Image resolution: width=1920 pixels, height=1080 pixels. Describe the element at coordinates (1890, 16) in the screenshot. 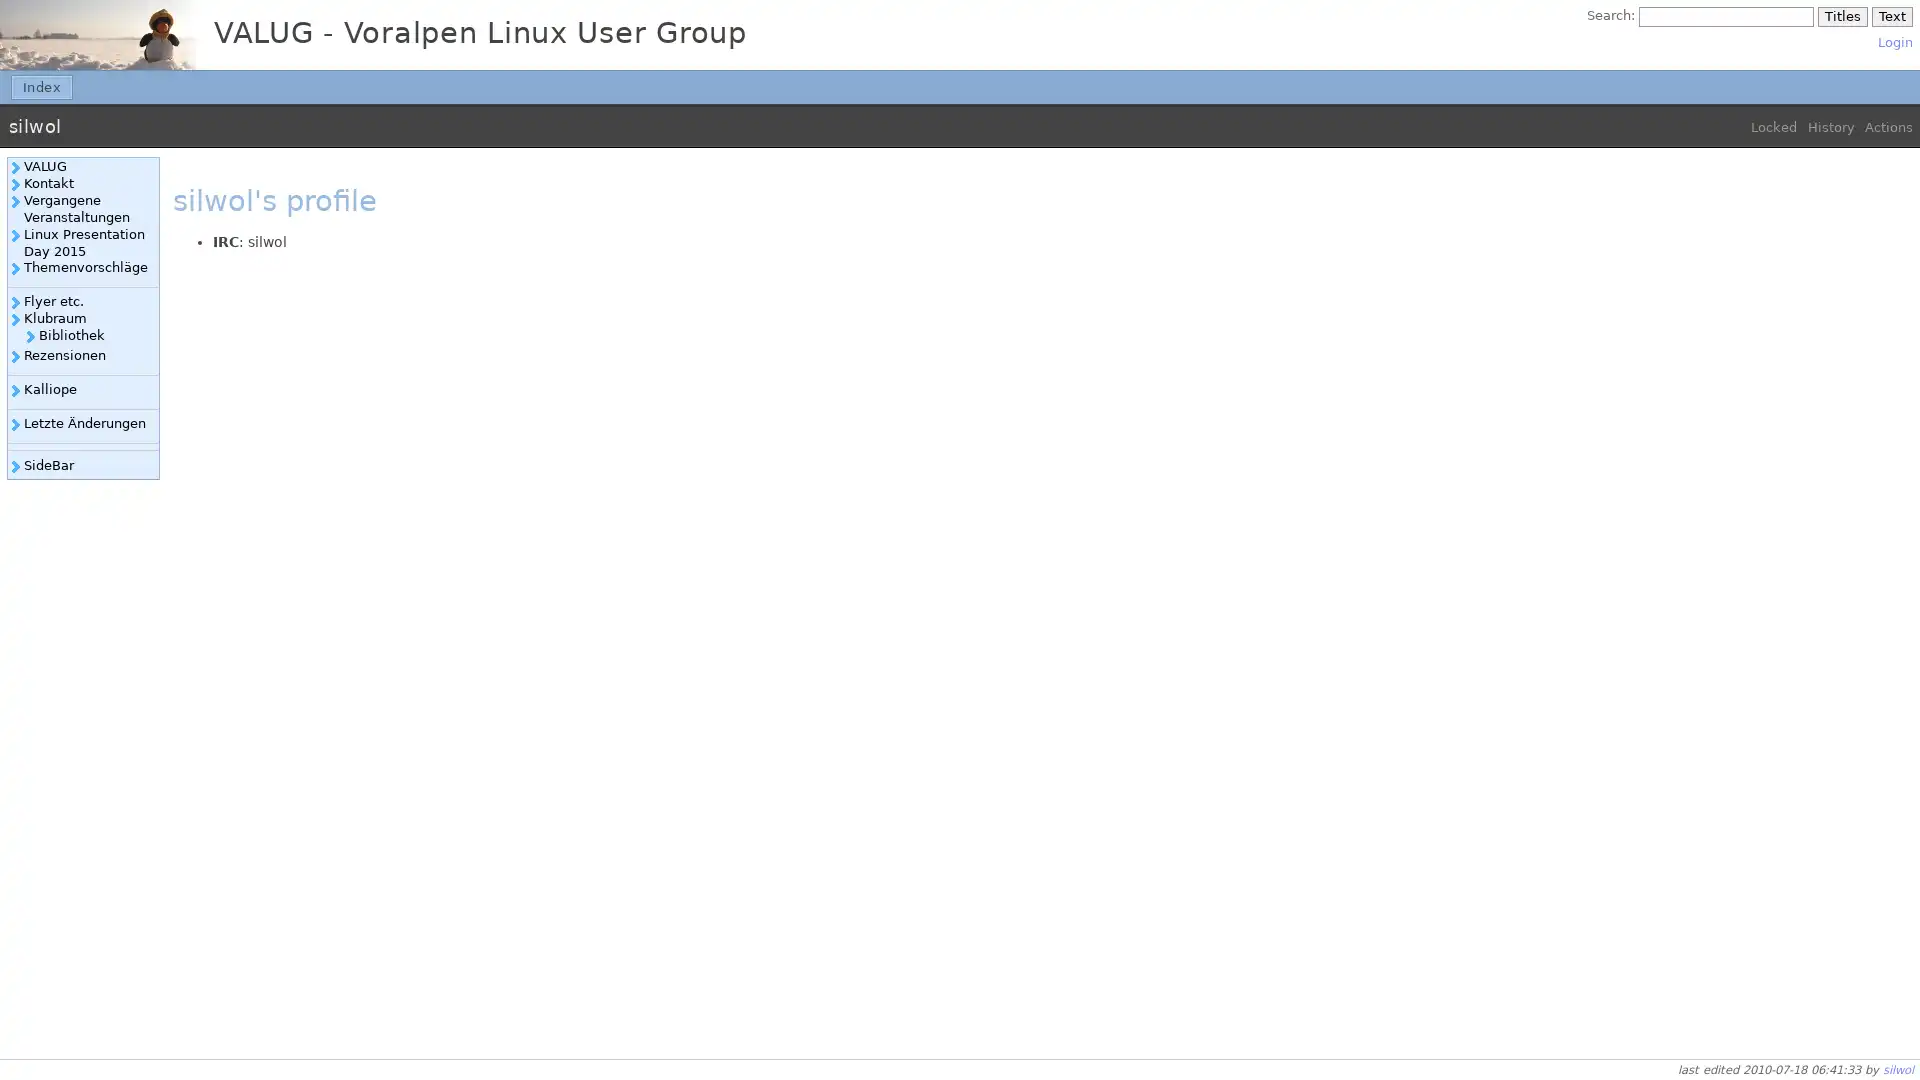

I see `Text` at that location.